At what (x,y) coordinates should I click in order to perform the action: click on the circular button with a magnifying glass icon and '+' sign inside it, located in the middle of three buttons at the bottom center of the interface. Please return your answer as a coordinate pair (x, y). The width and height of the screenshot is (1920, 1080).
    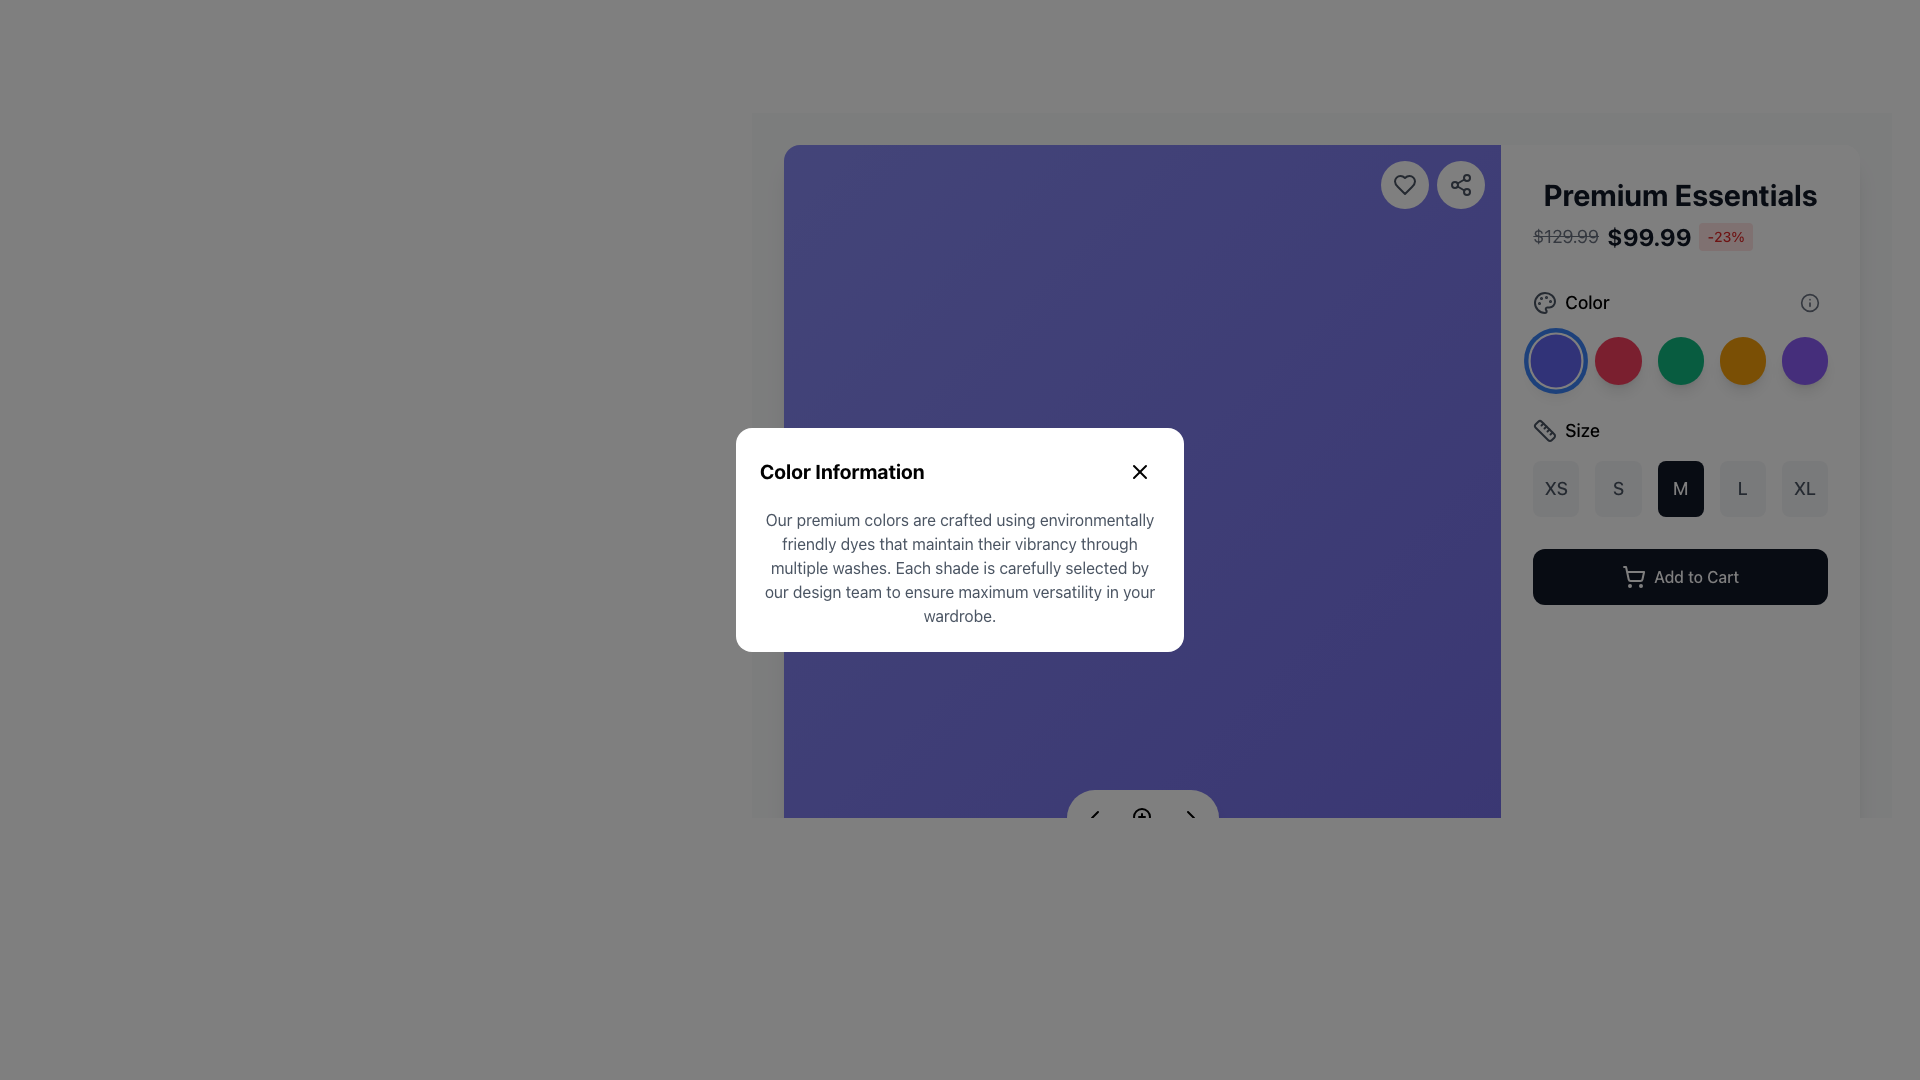
    Looking at the image, I should click on (1142, 818).